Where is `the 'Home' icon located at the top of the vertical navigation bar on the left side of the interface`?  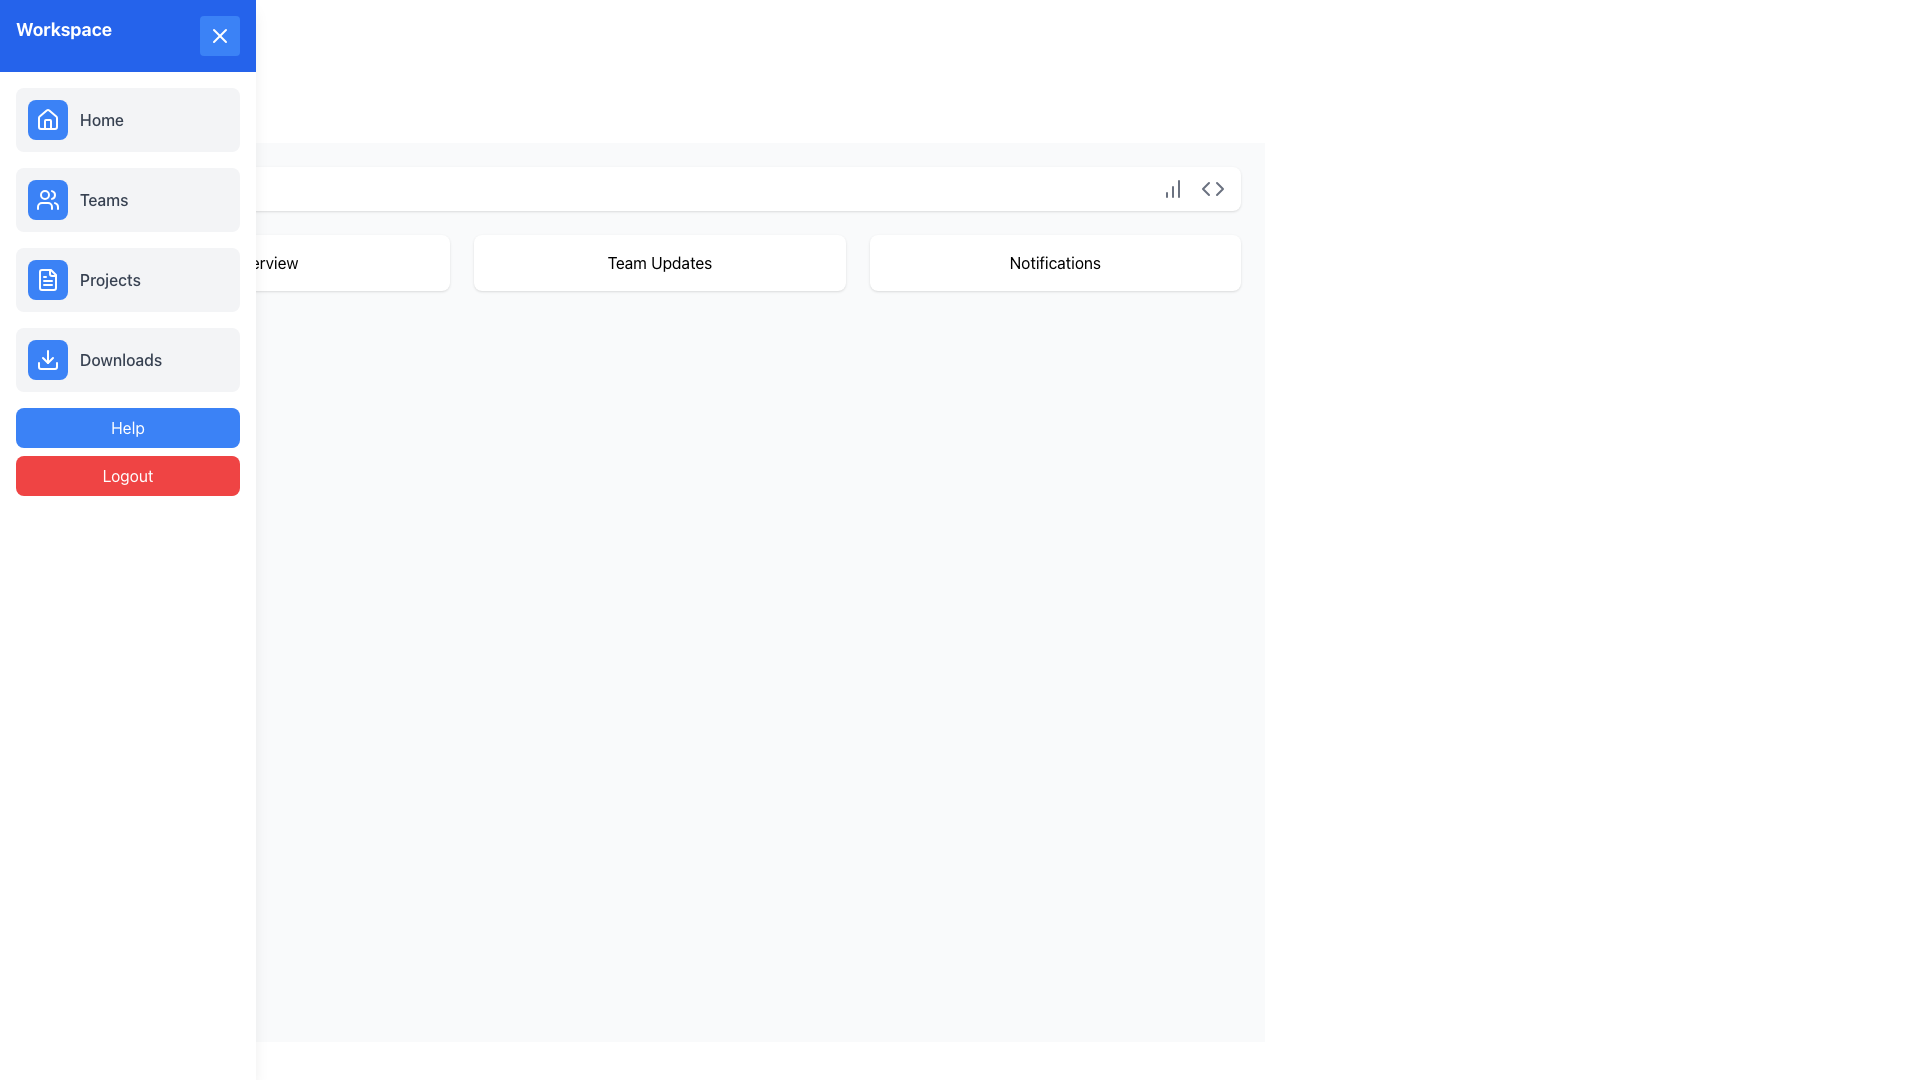 the 'Home' icon located at the top of the vertical navigation bar on the left side of the interface is located at coordinates (48, 119).